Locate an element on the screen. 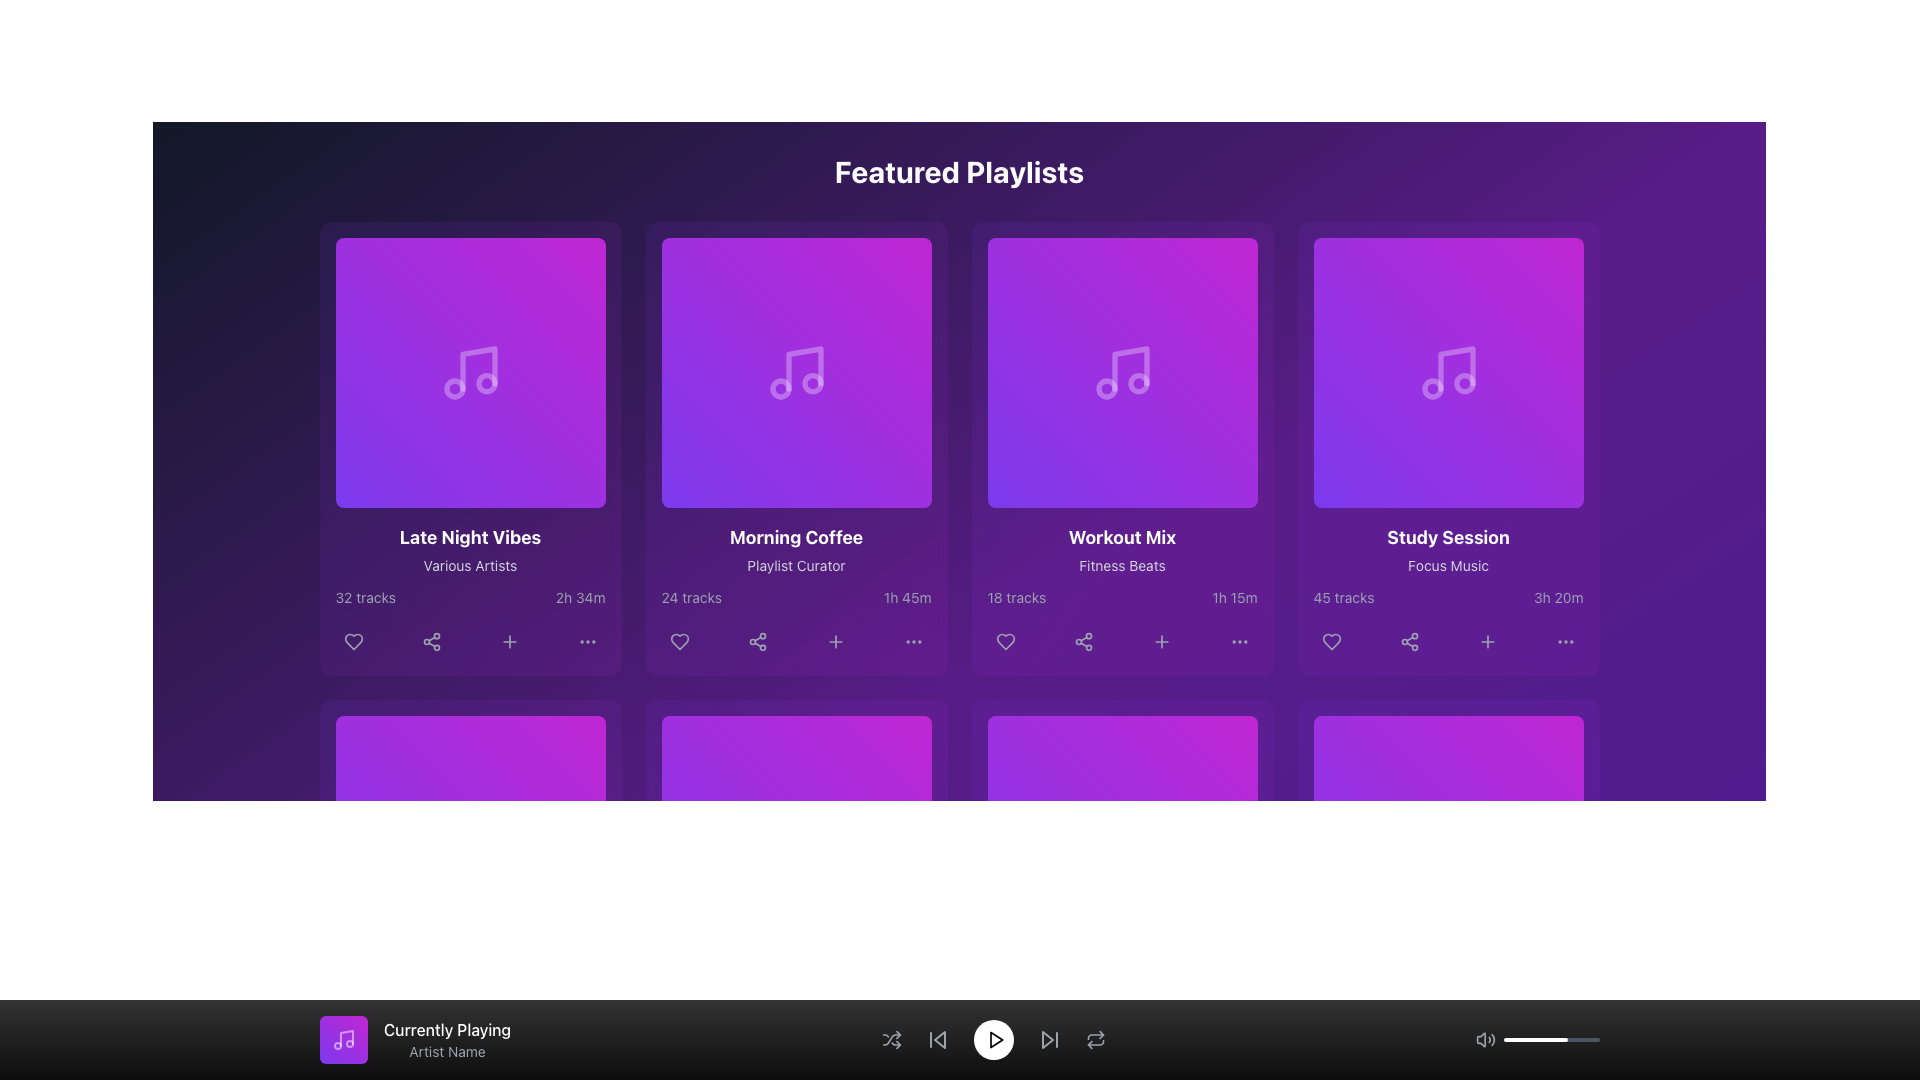  the 'Share' button located at the center of the 'Study Session' playlist card in the second row and fourth column of the grid layout is located at coordinates (1408, 641).